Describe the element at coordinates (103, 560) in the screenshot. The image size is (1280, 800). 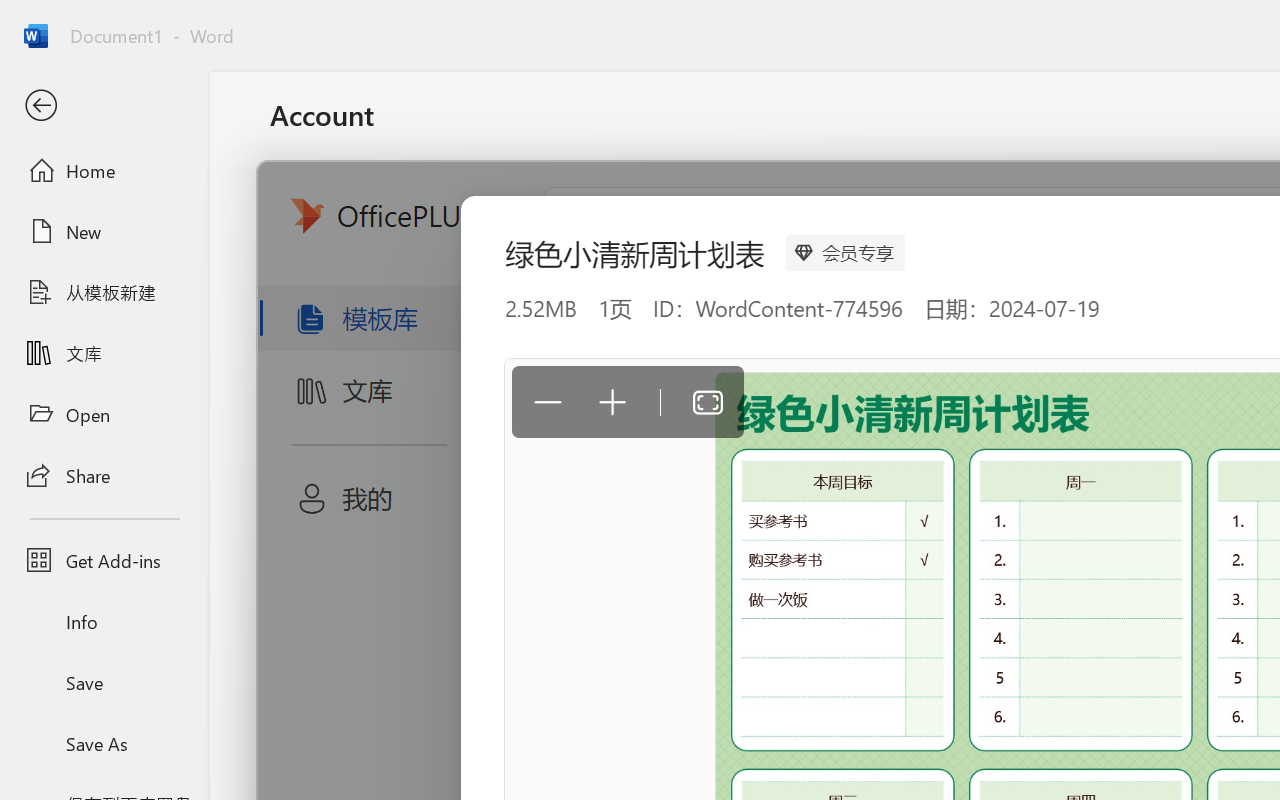
I see `'Get Add-ins'` at that location.